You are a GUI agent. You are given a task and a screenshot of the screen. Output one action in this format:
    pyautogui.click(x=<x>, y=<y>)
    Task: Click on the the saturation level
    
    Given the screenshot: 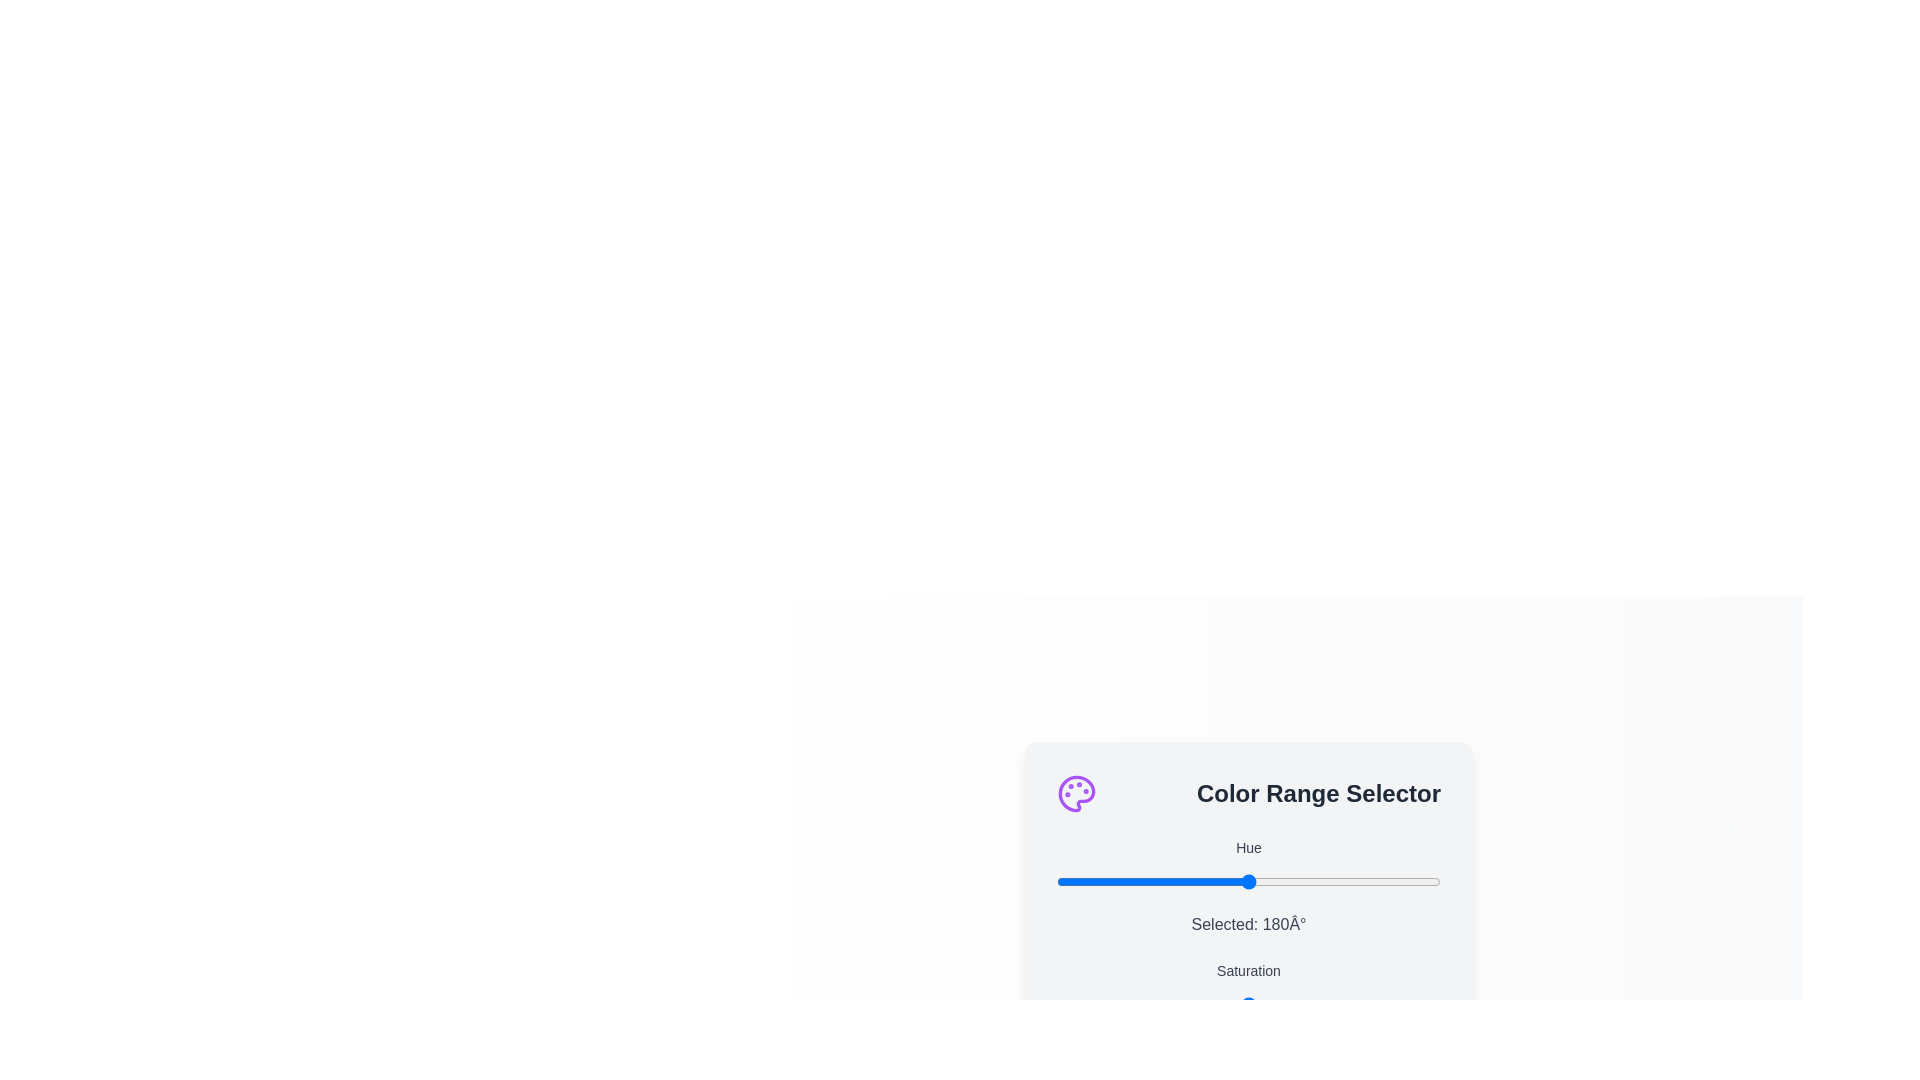 What is the action you would take?
    pyautogui.click(x=1079, y=1004)
    